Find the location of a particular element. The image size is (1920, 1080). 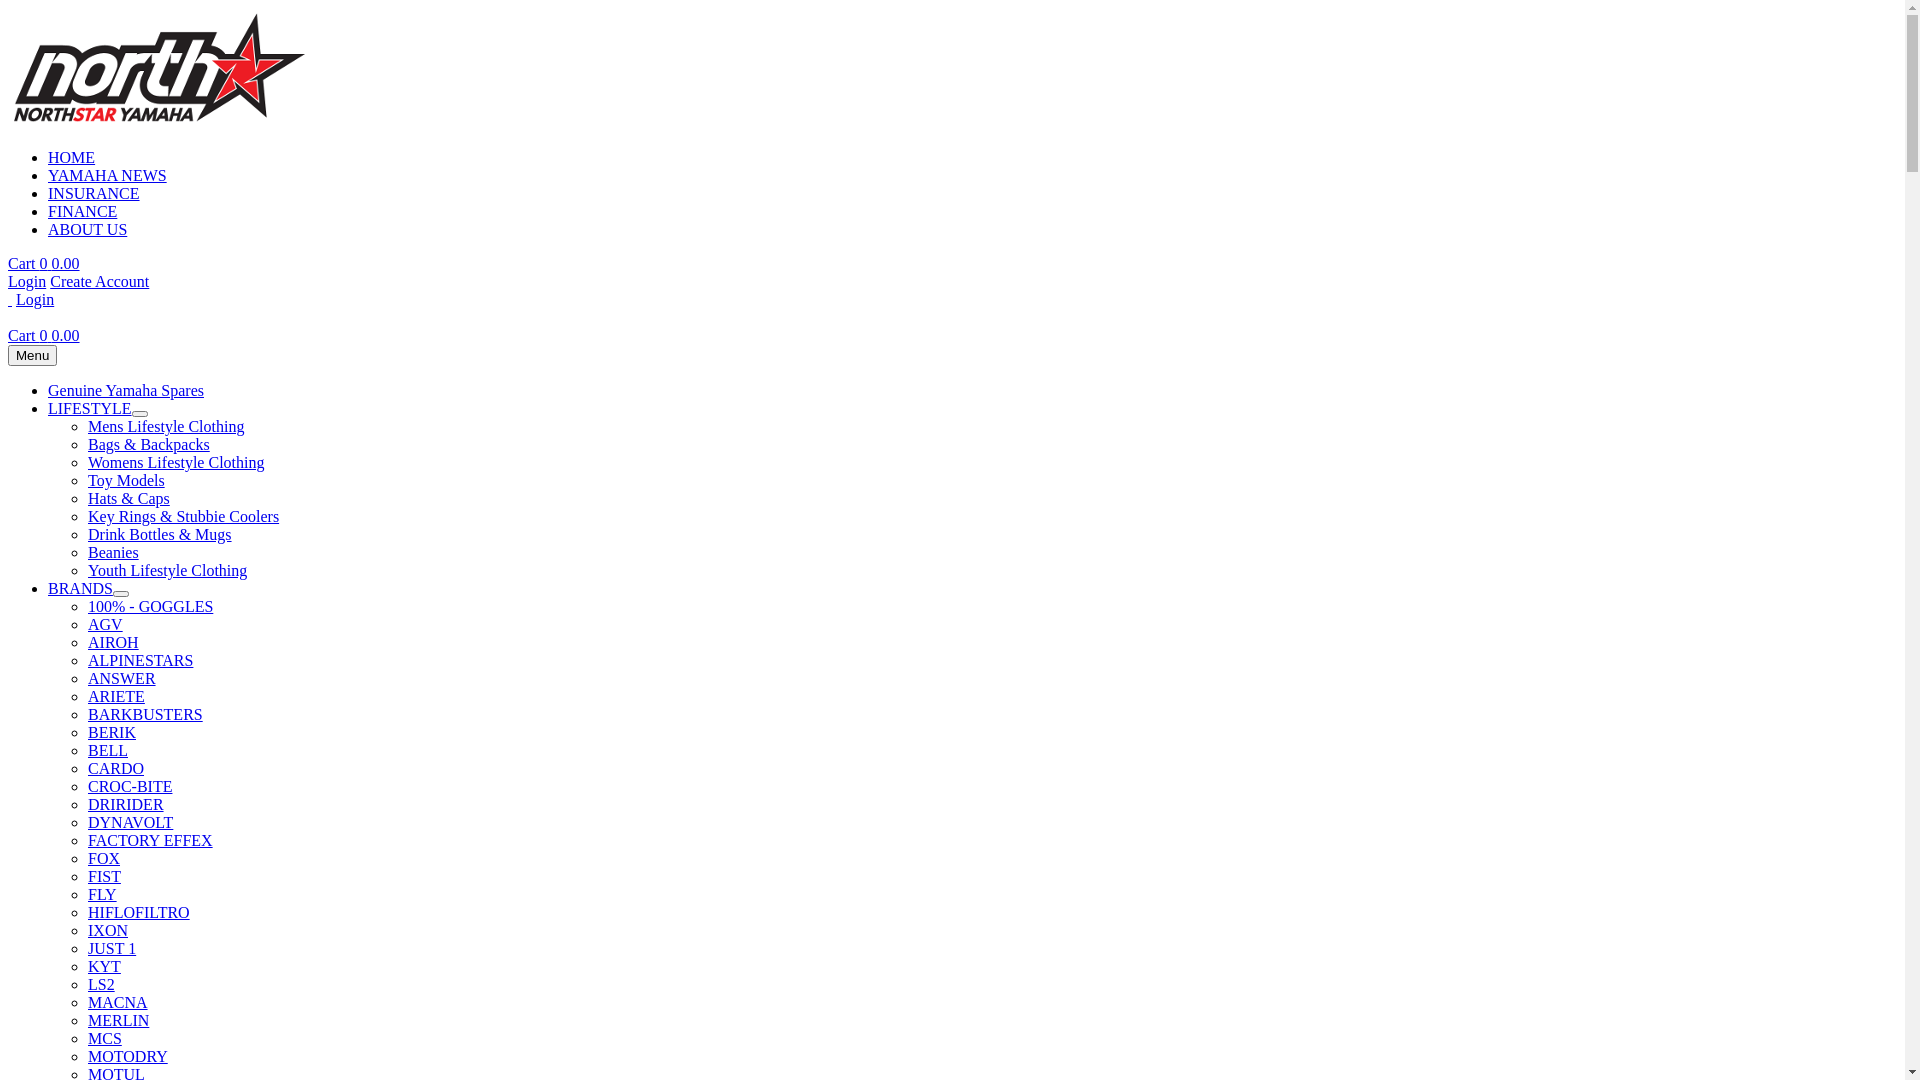

'BRANDS' is located at coordinates (48, 587).